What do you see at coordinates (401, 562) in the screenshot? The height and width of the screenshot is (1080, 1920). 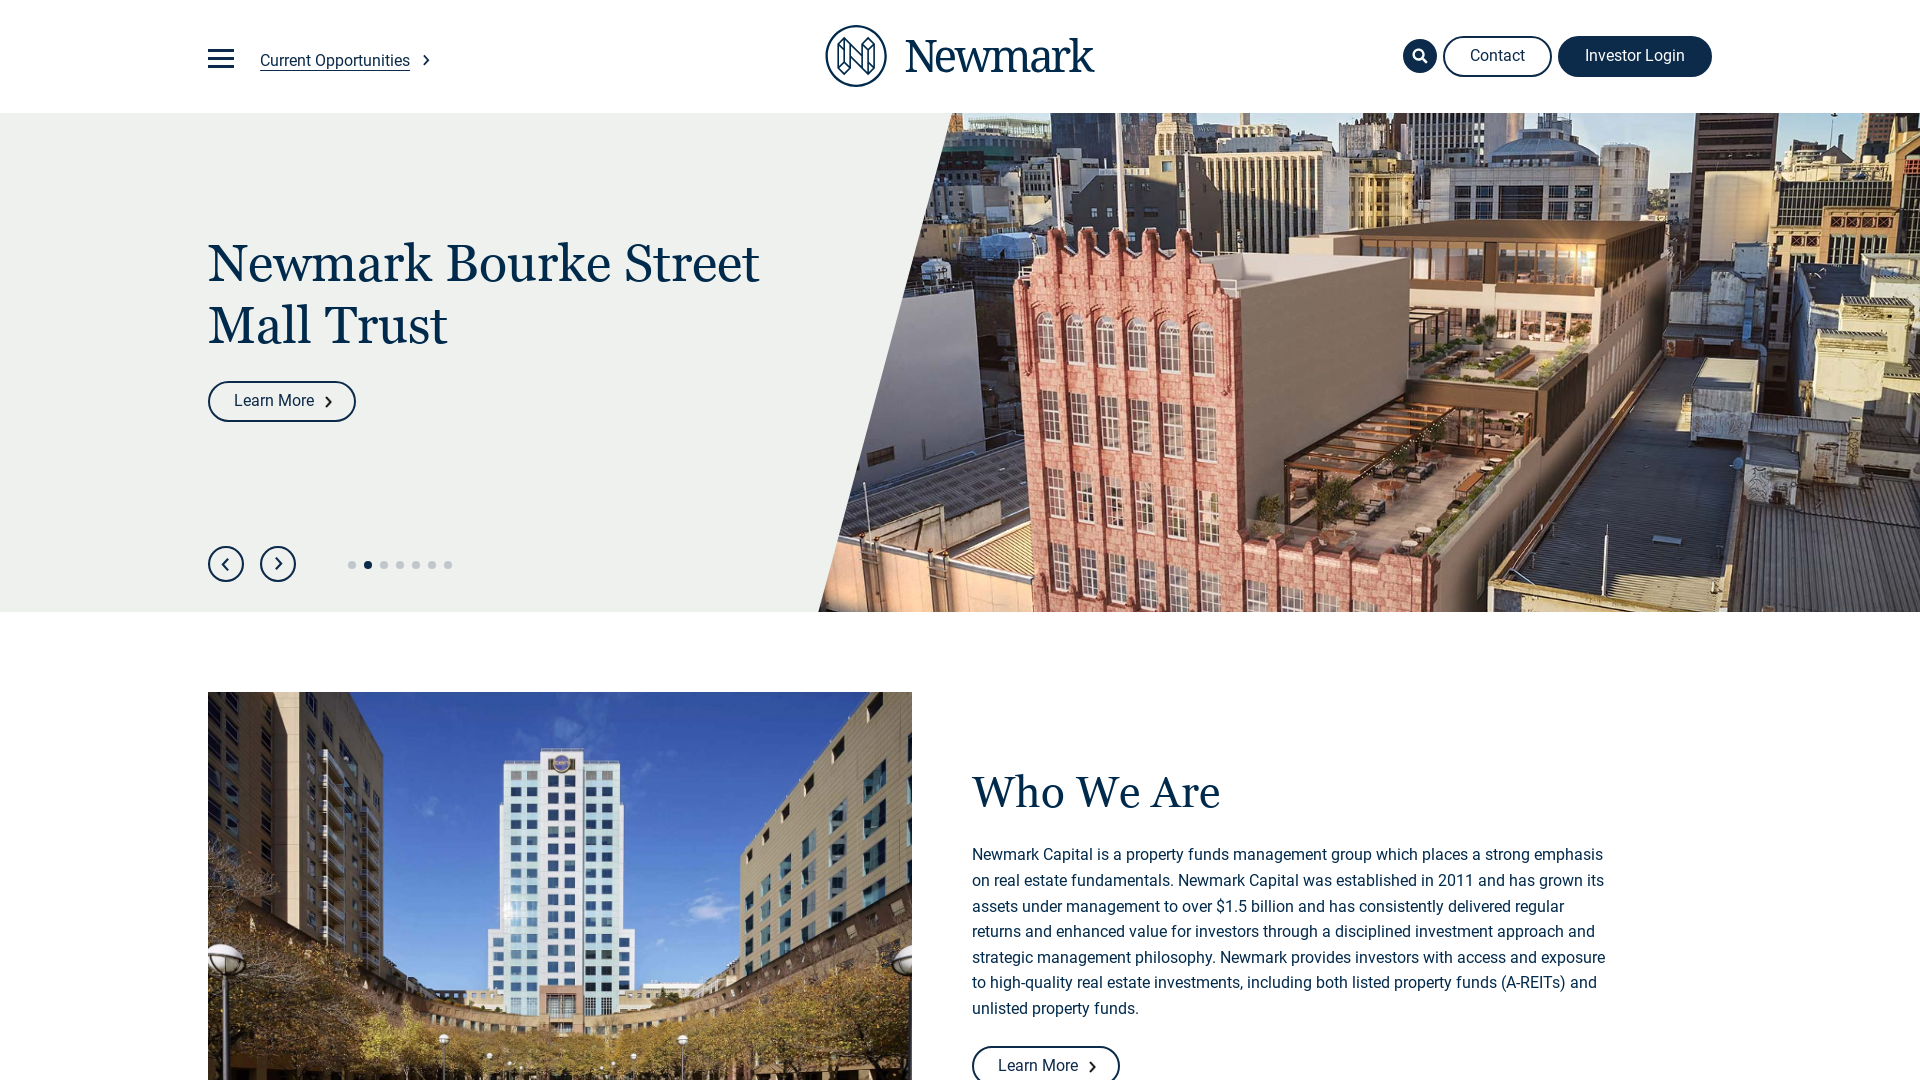 I see `'4'` at bounding box center [401, 562].